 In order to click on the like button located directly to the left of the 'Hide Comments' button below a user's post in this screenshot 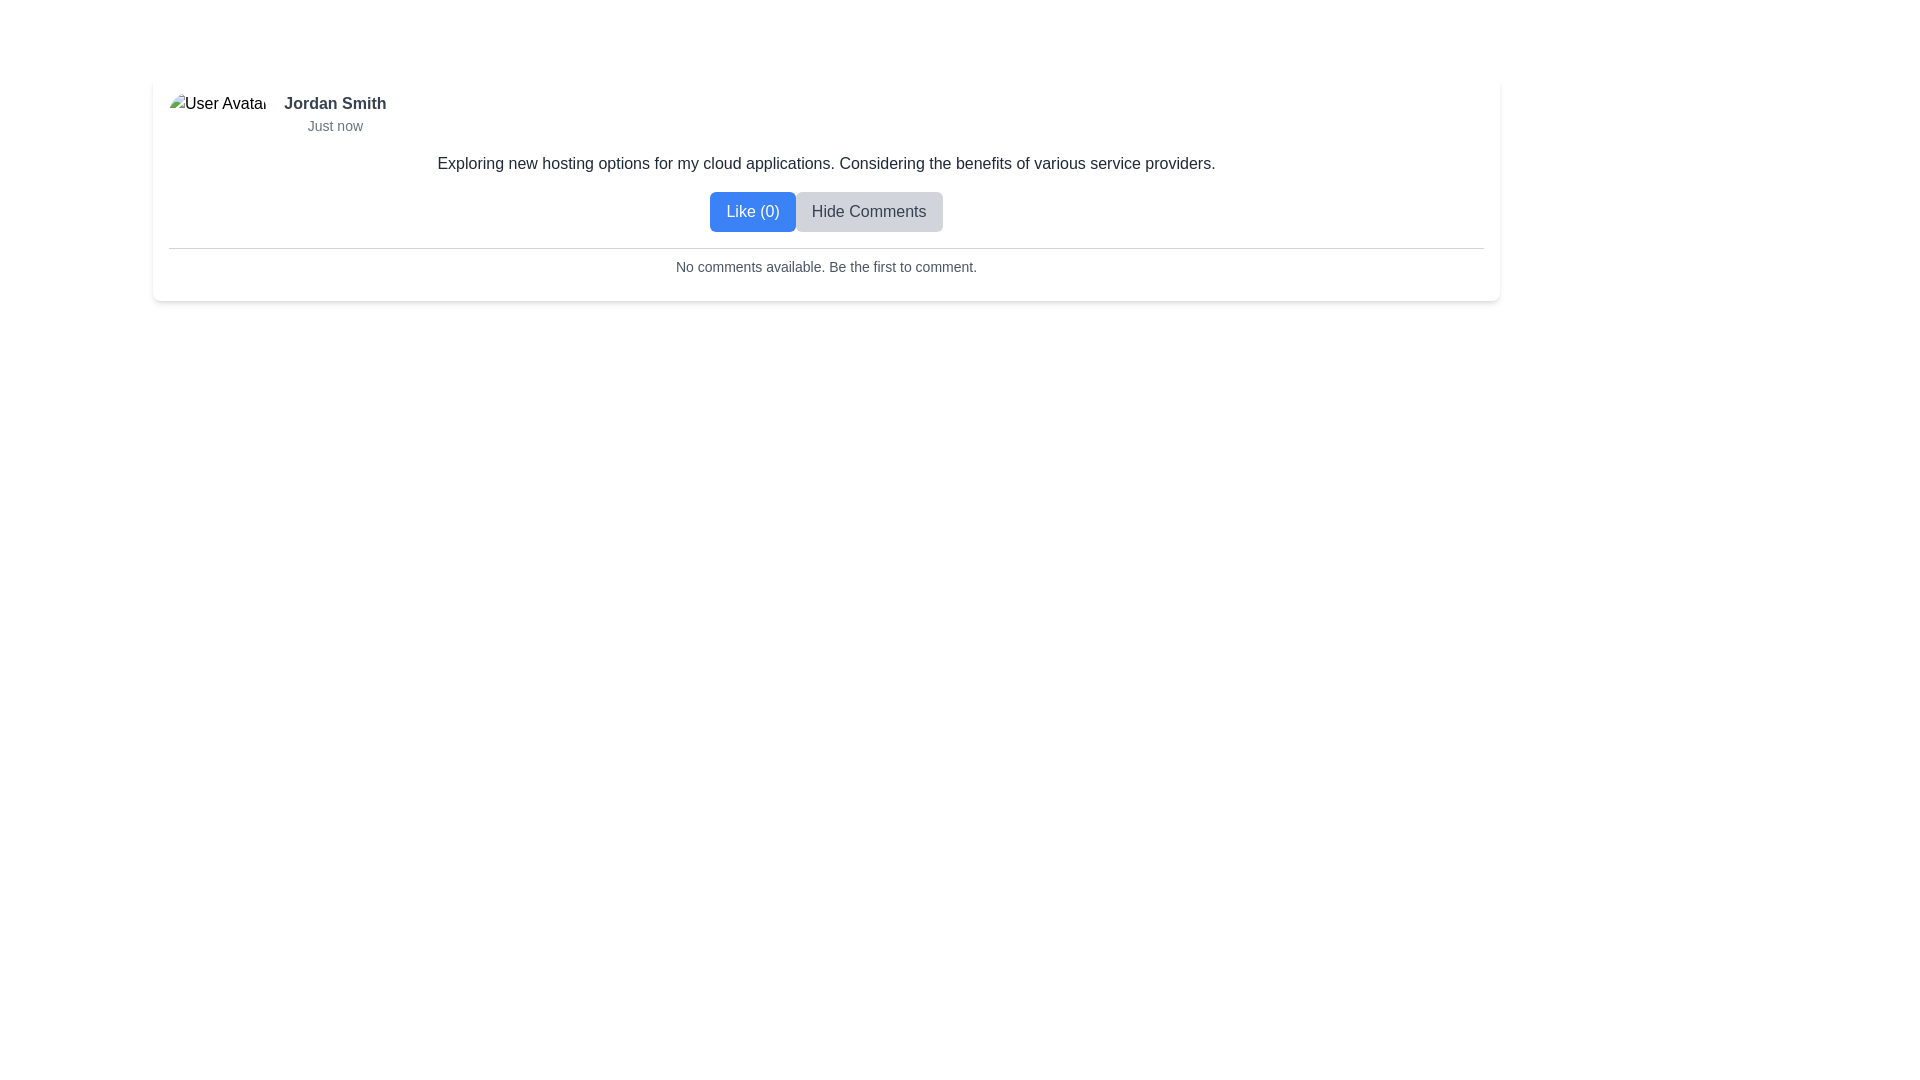, I will do `click(752, 212)`.